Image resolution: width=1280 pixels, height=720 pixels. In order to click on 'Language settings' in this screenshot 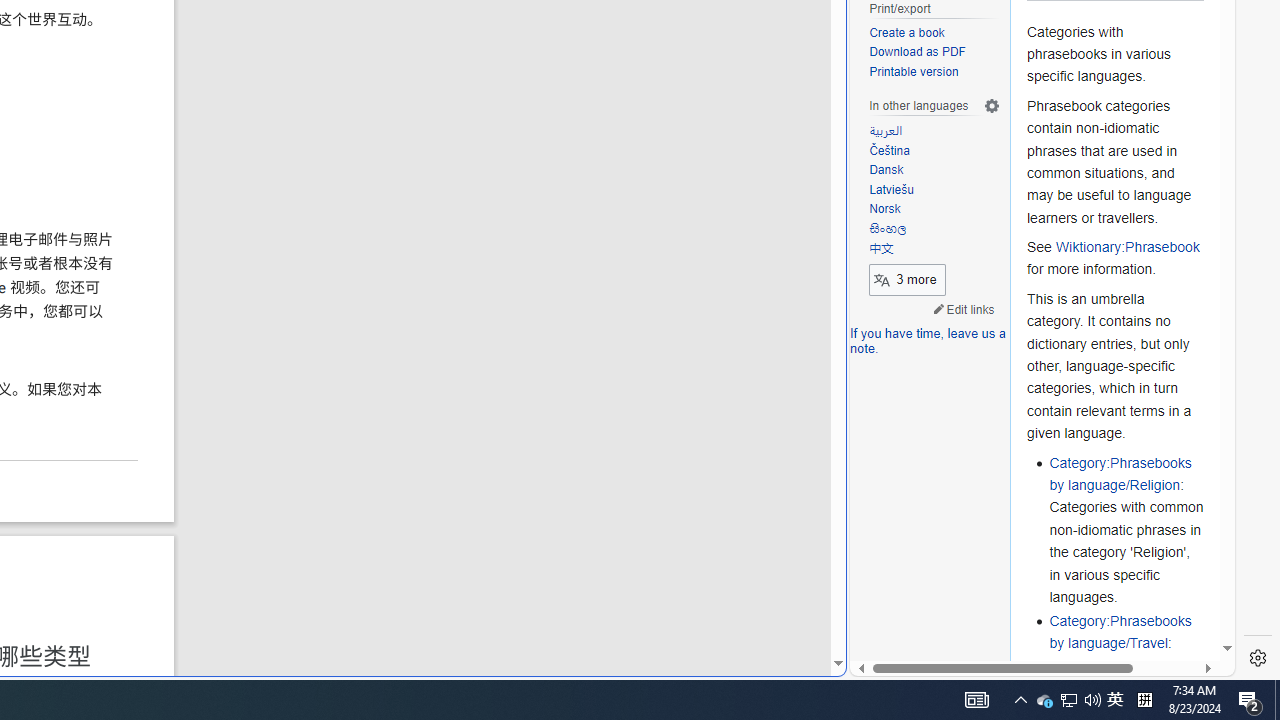, I will do `click(992, 106)`.